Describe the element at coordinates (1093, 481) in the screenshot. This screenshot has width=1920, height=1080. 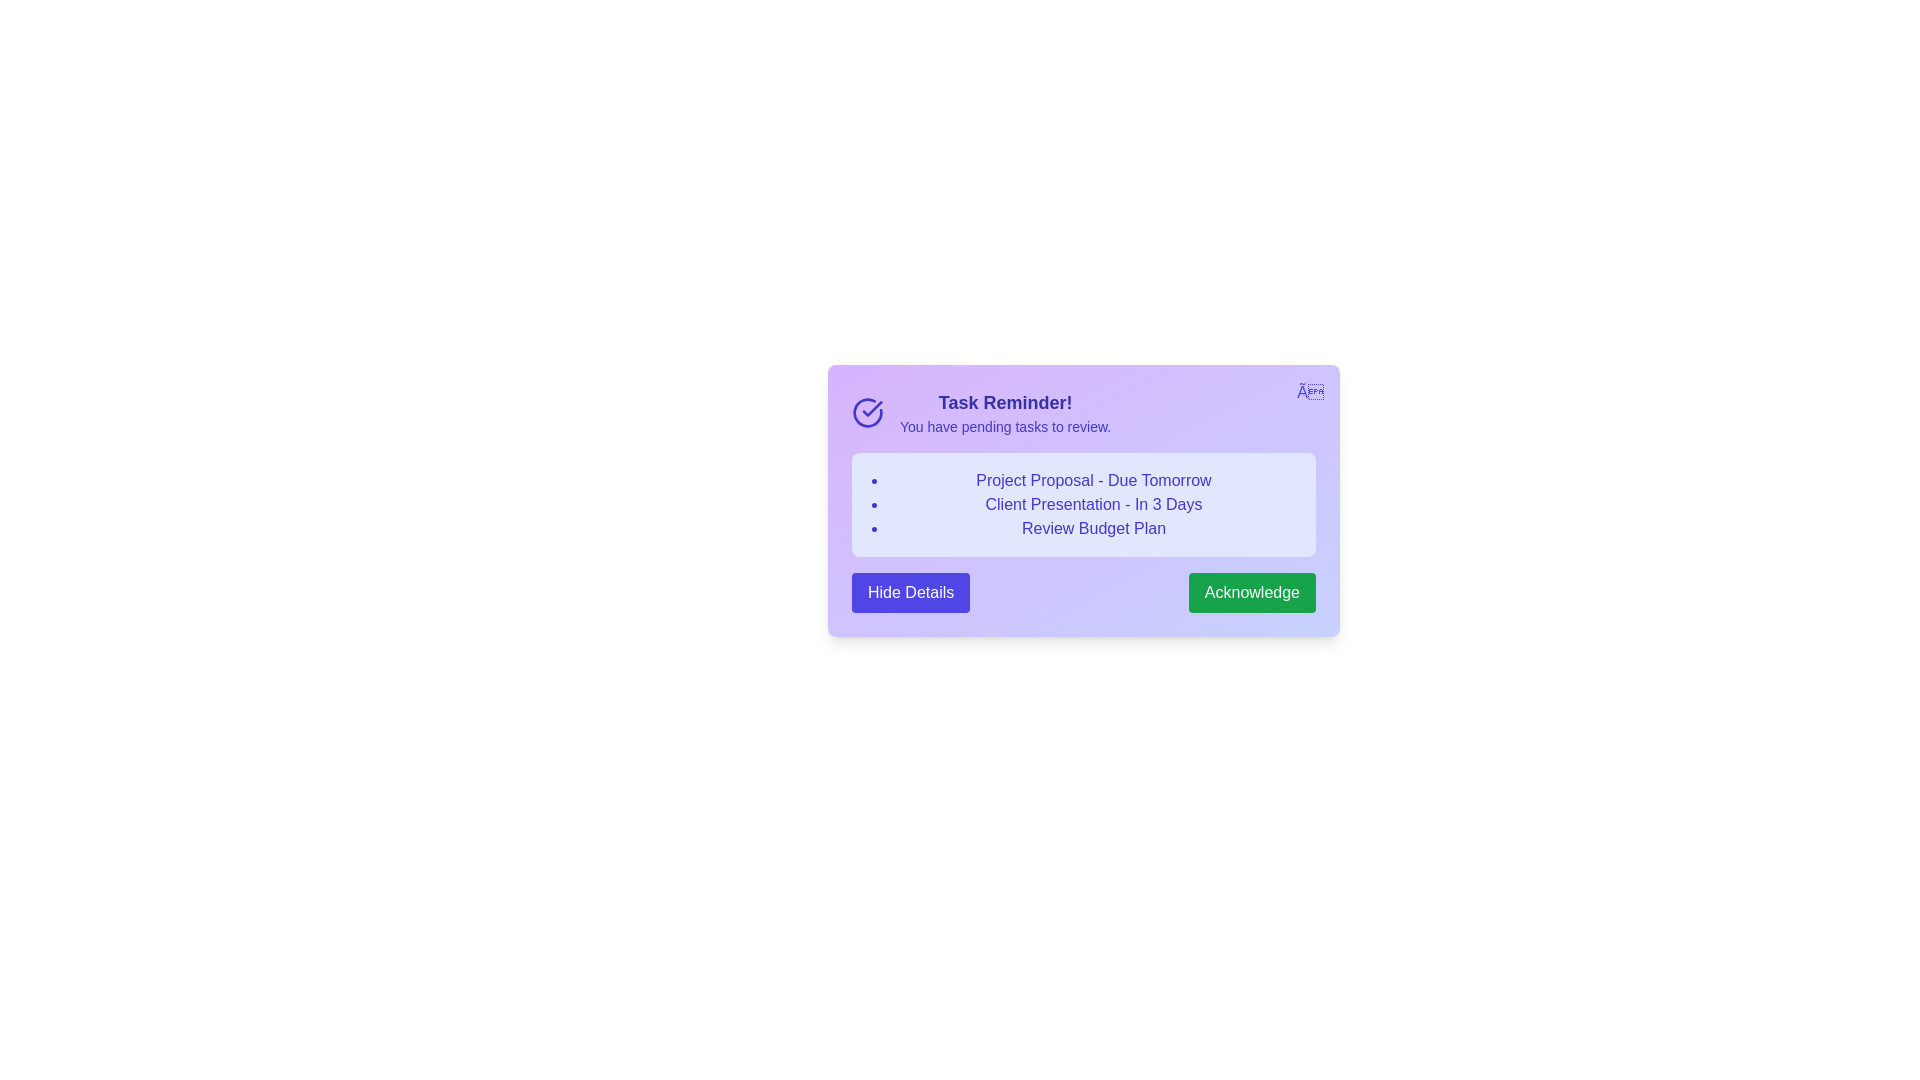
I see `the task title 'Project Proposal - Due Tomorrow' for interaction` at that location.